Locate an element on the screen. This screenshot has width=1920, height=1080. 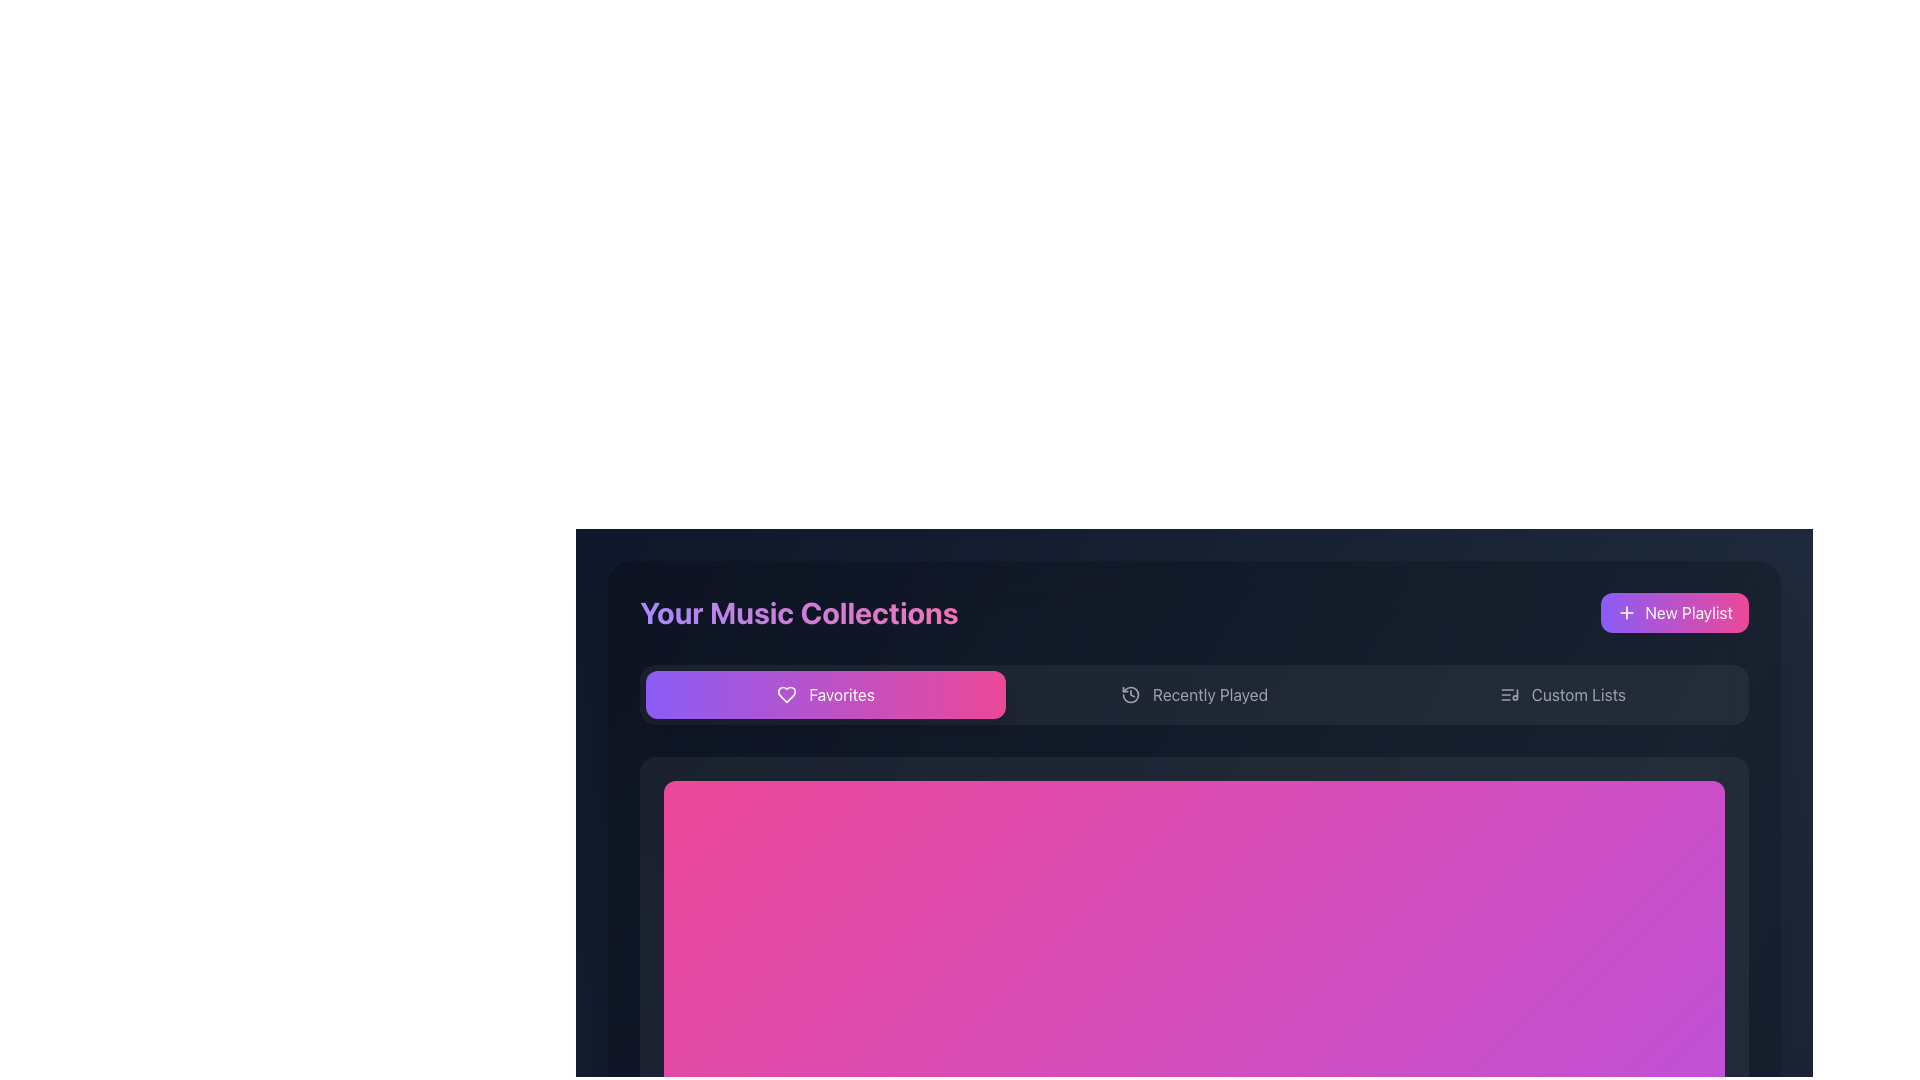
the 'New Playlist' button located in the top-right corner of the 'Your Music Collections' panel, which features white text on a gradient background is located at coordinates (1688, 612).